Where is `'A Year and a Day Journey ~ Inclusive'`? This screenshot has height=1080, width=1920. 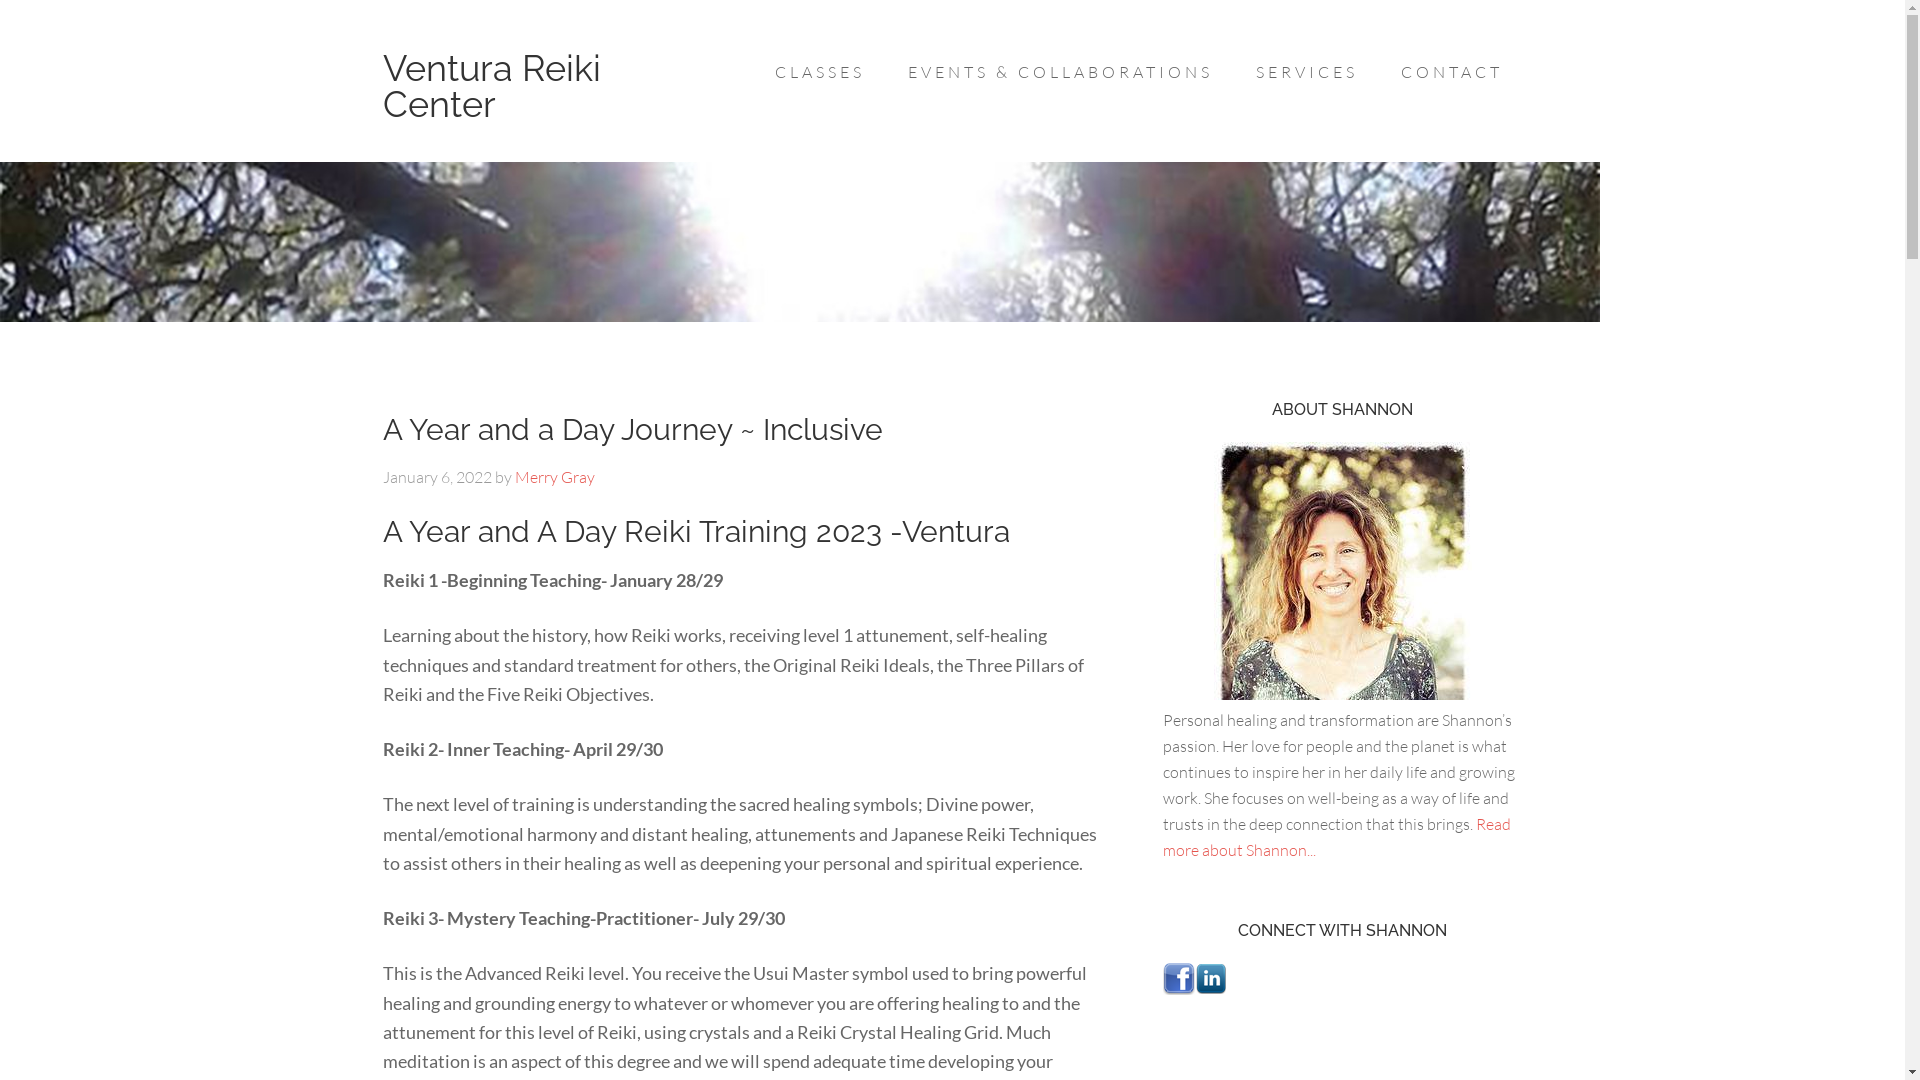
'A Year and a Day Journey ~ Inclusive' is located at coordinates (631, 428).